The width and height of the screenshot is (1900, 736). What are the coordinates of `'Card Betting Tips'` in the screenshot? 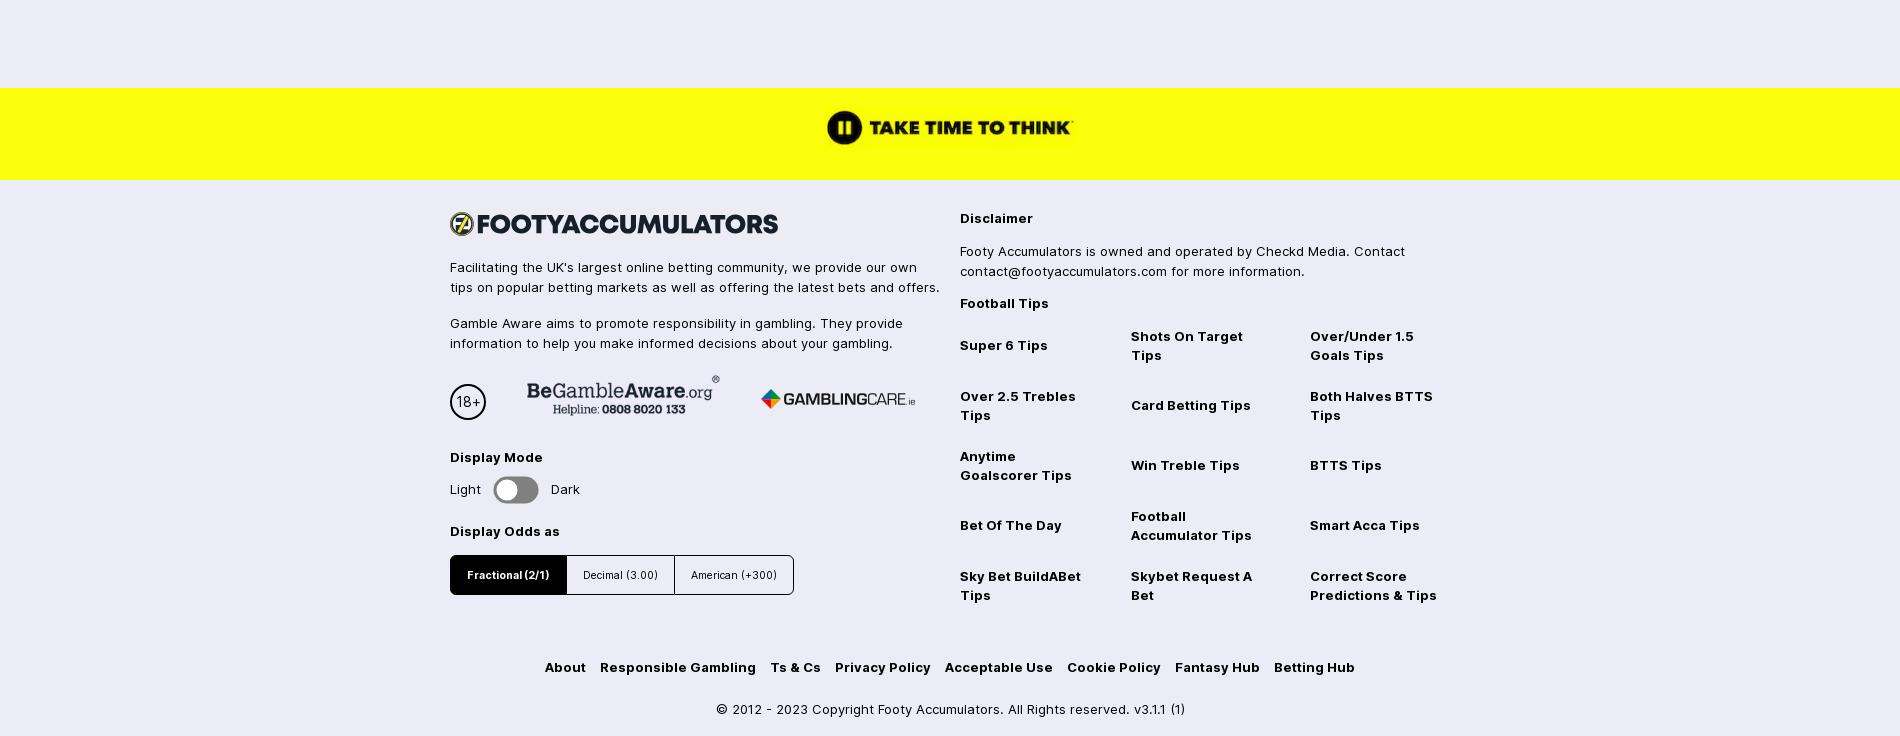 It's located at (1188, 404).